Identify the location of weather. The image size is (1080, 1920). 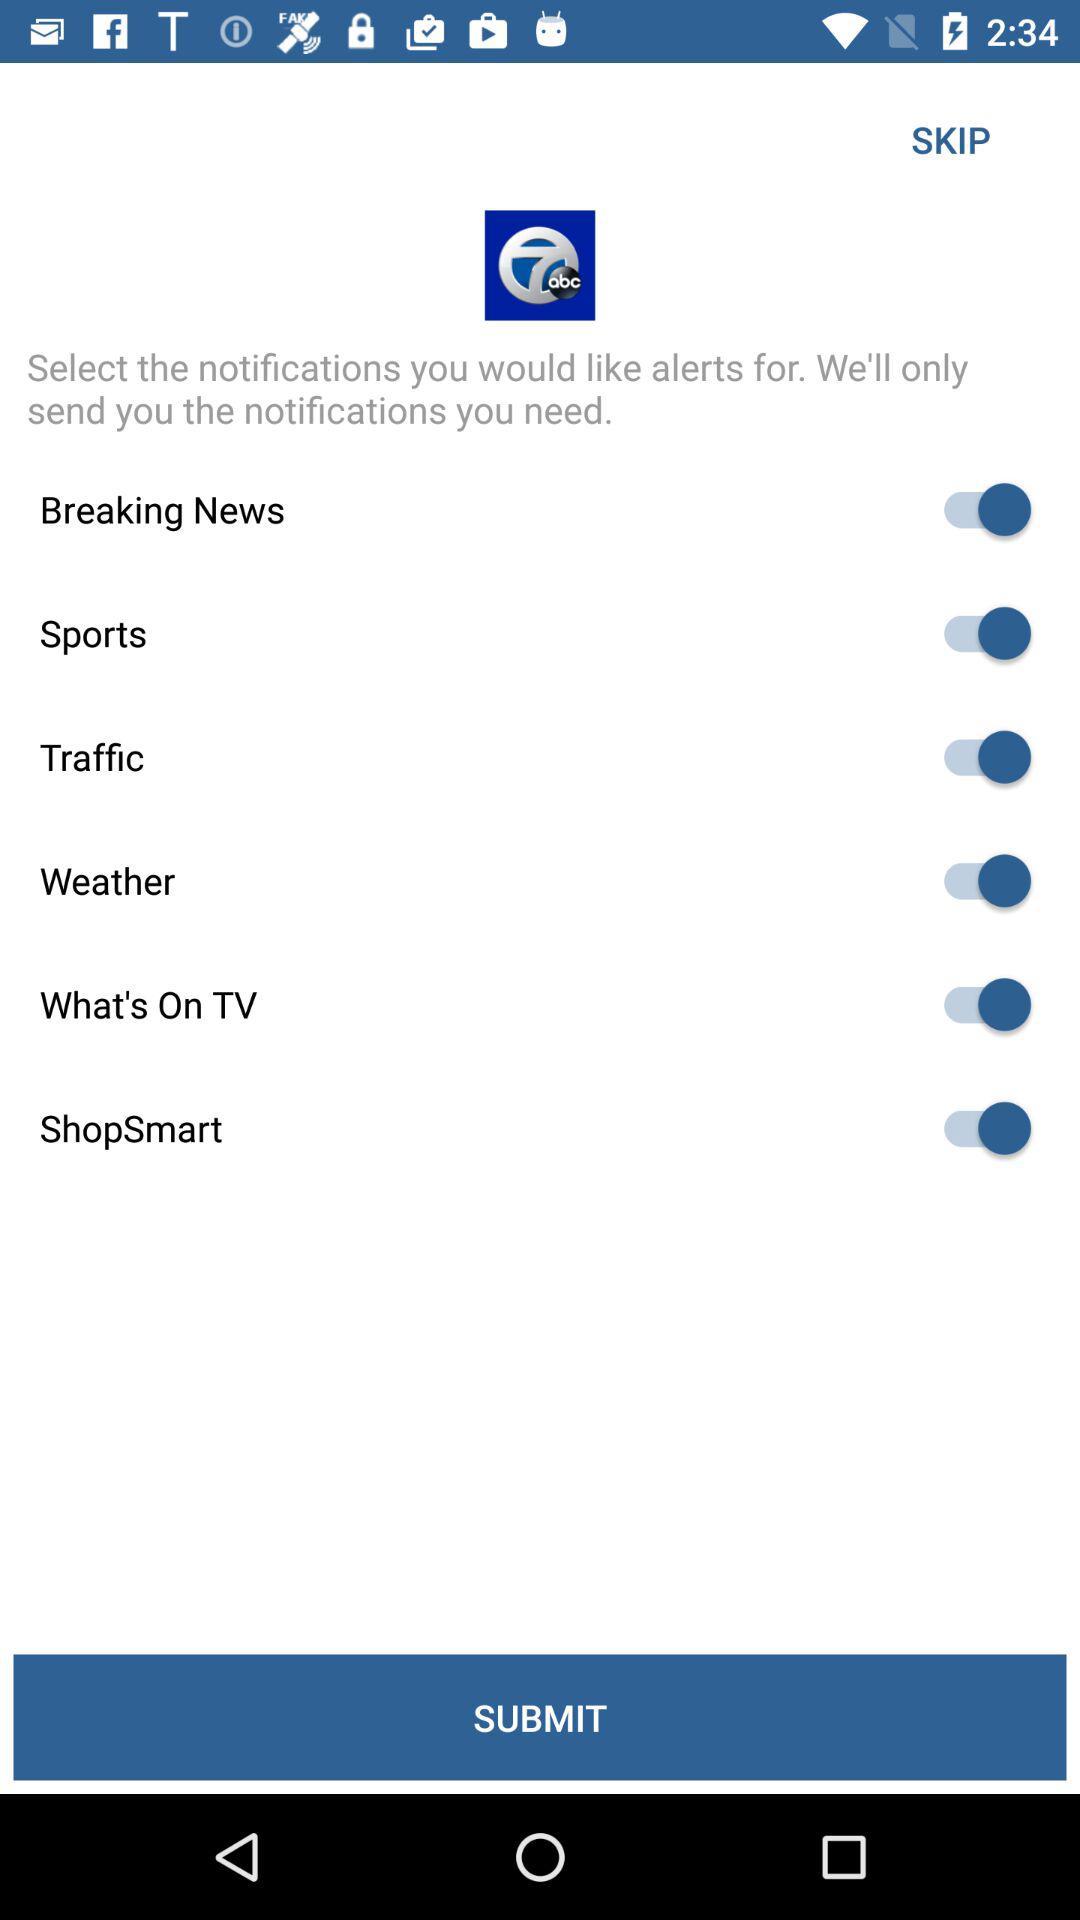
(977, 880).